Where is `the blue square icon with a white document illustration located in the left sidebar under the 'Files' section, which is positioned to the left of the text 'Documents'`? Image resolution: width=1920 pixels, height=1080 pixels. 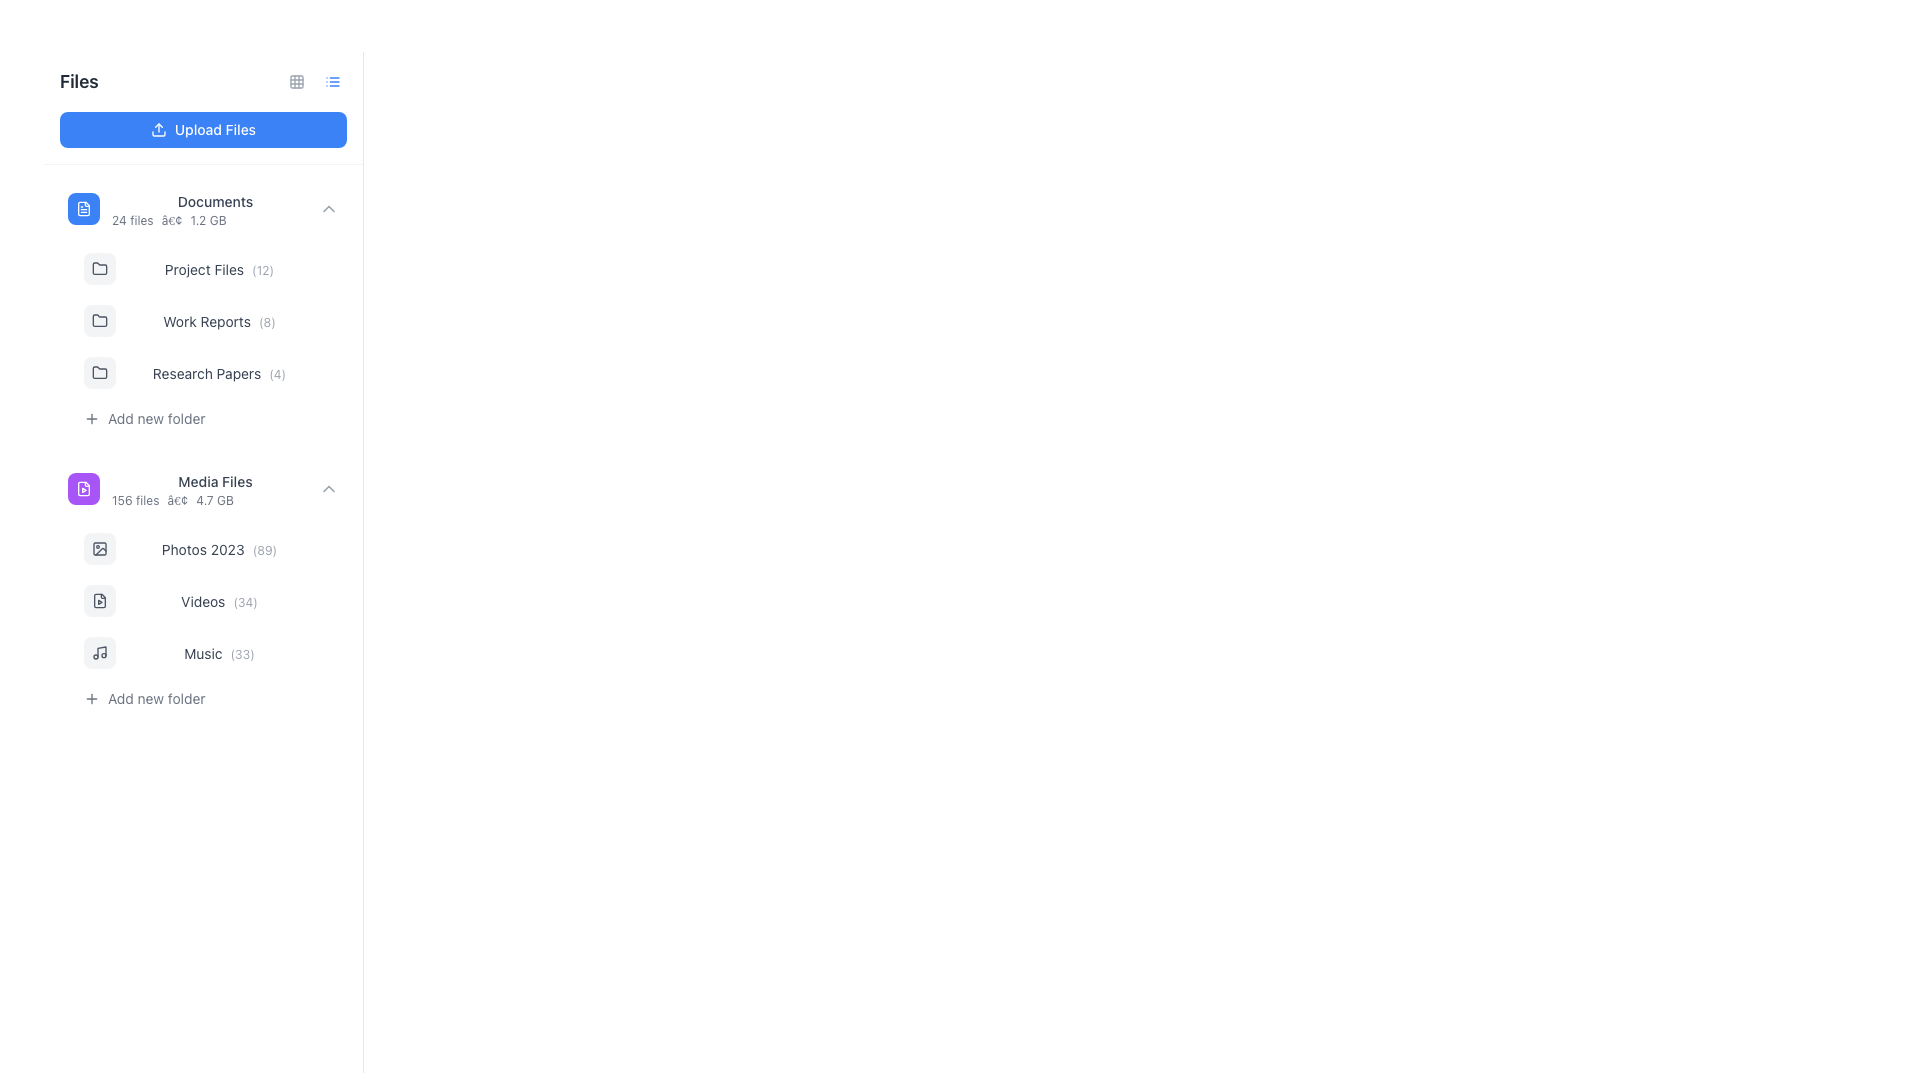 the blue square icon with a white document illustration located in the left sidebar under the 'Files' section, which is positioned to the left of the text 'Documents' is located at coordinates (82, 208).